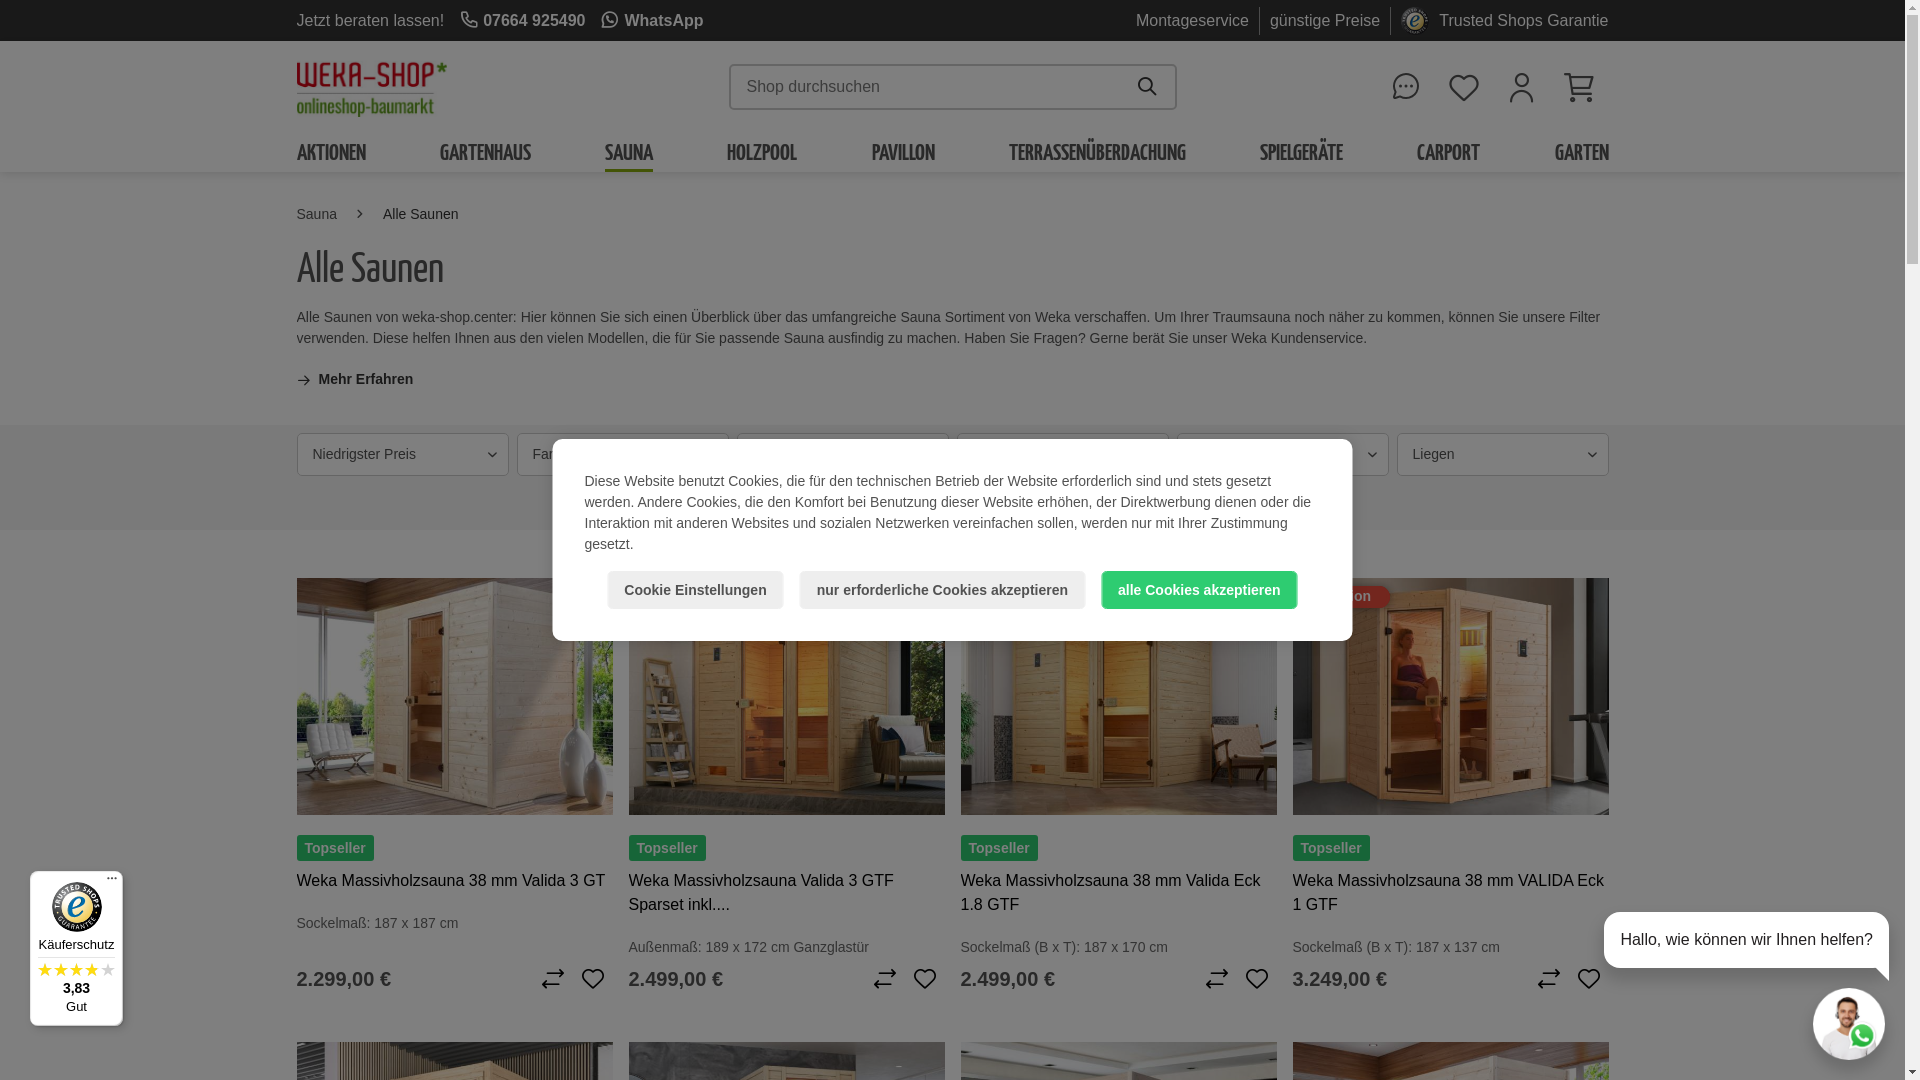  I want to click on 'Cookie Einstellungen', so click(605, 589).